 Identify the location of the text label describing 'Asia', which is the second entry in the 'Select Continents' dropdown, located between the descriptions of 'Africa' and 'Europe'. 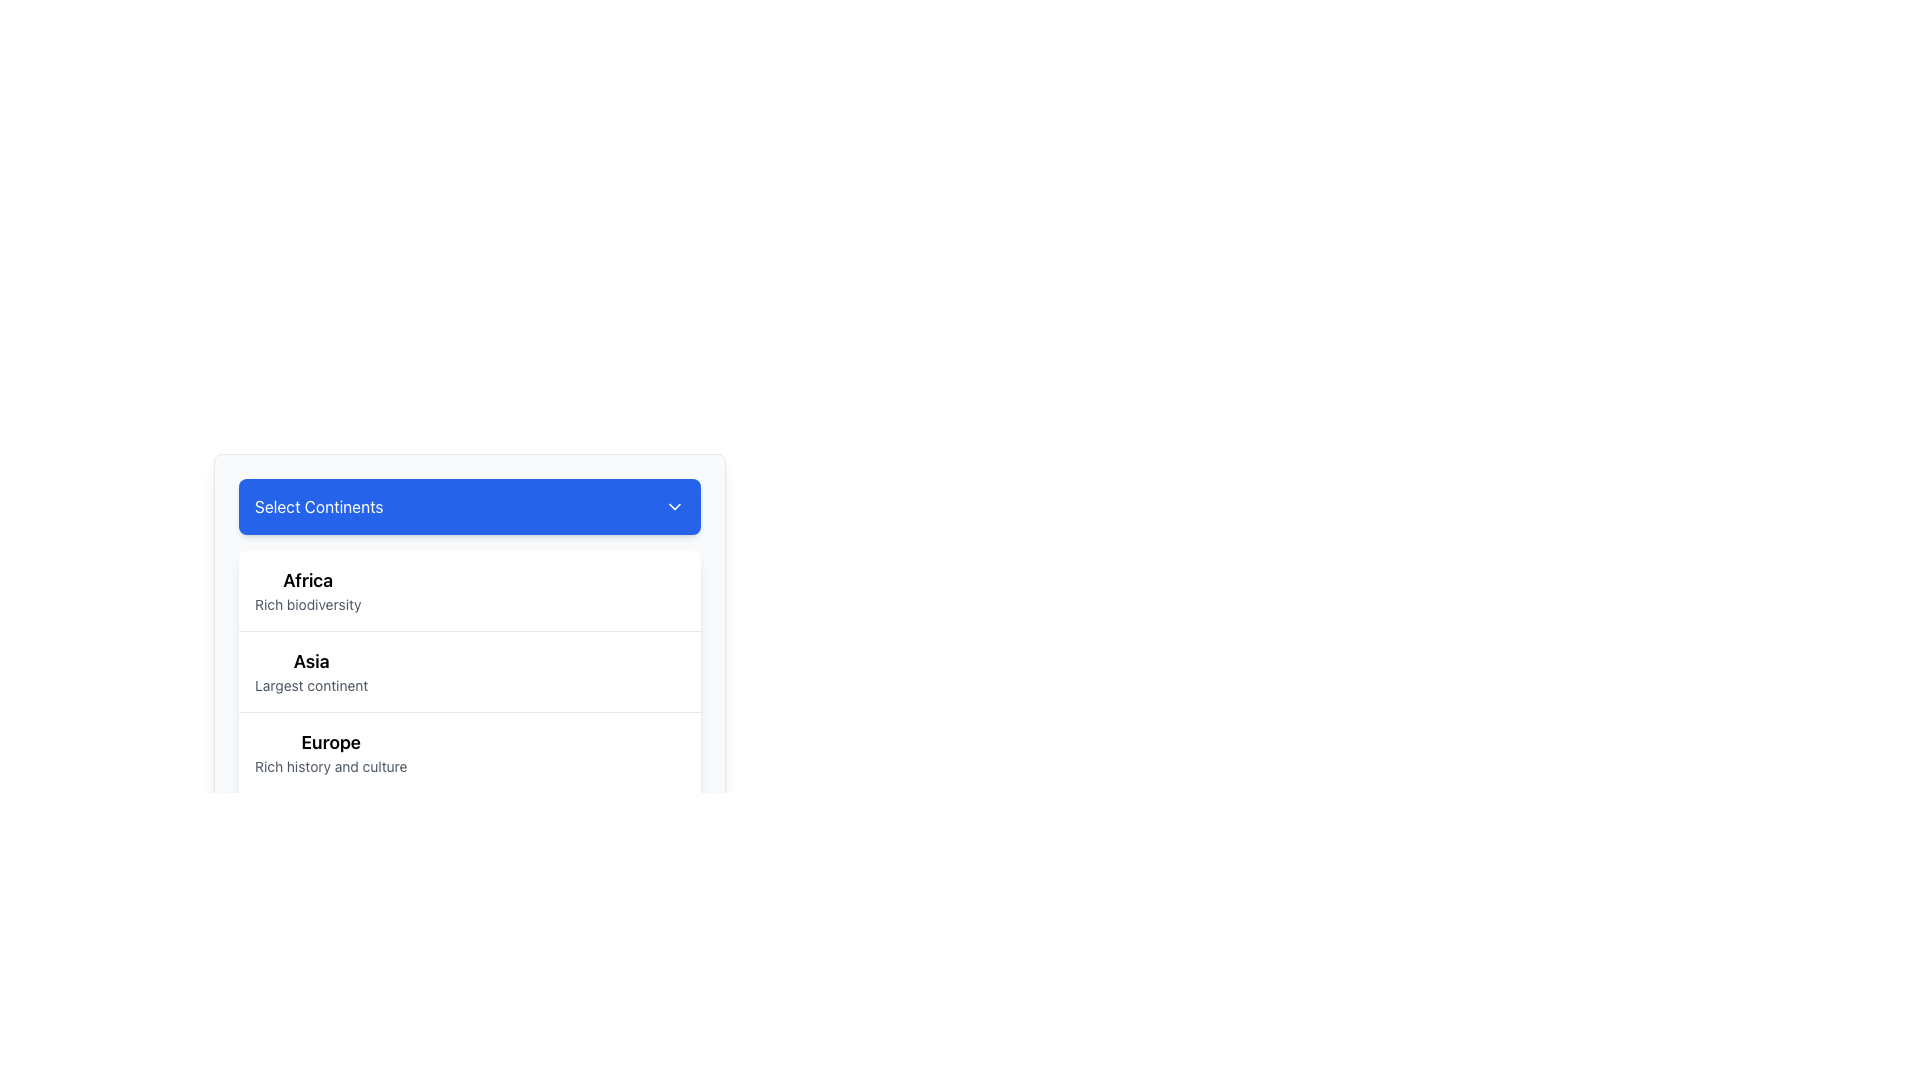
(310, 685).